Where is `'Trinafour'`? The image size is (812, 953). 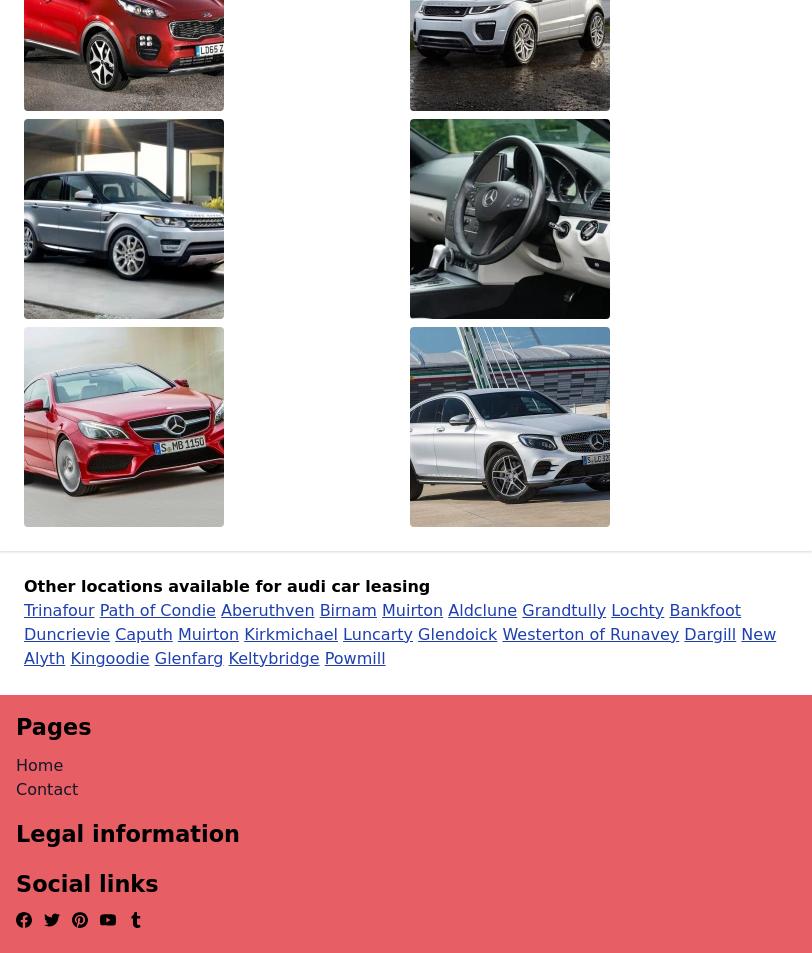
'Trinafour' is located at coordinates (58, 609).